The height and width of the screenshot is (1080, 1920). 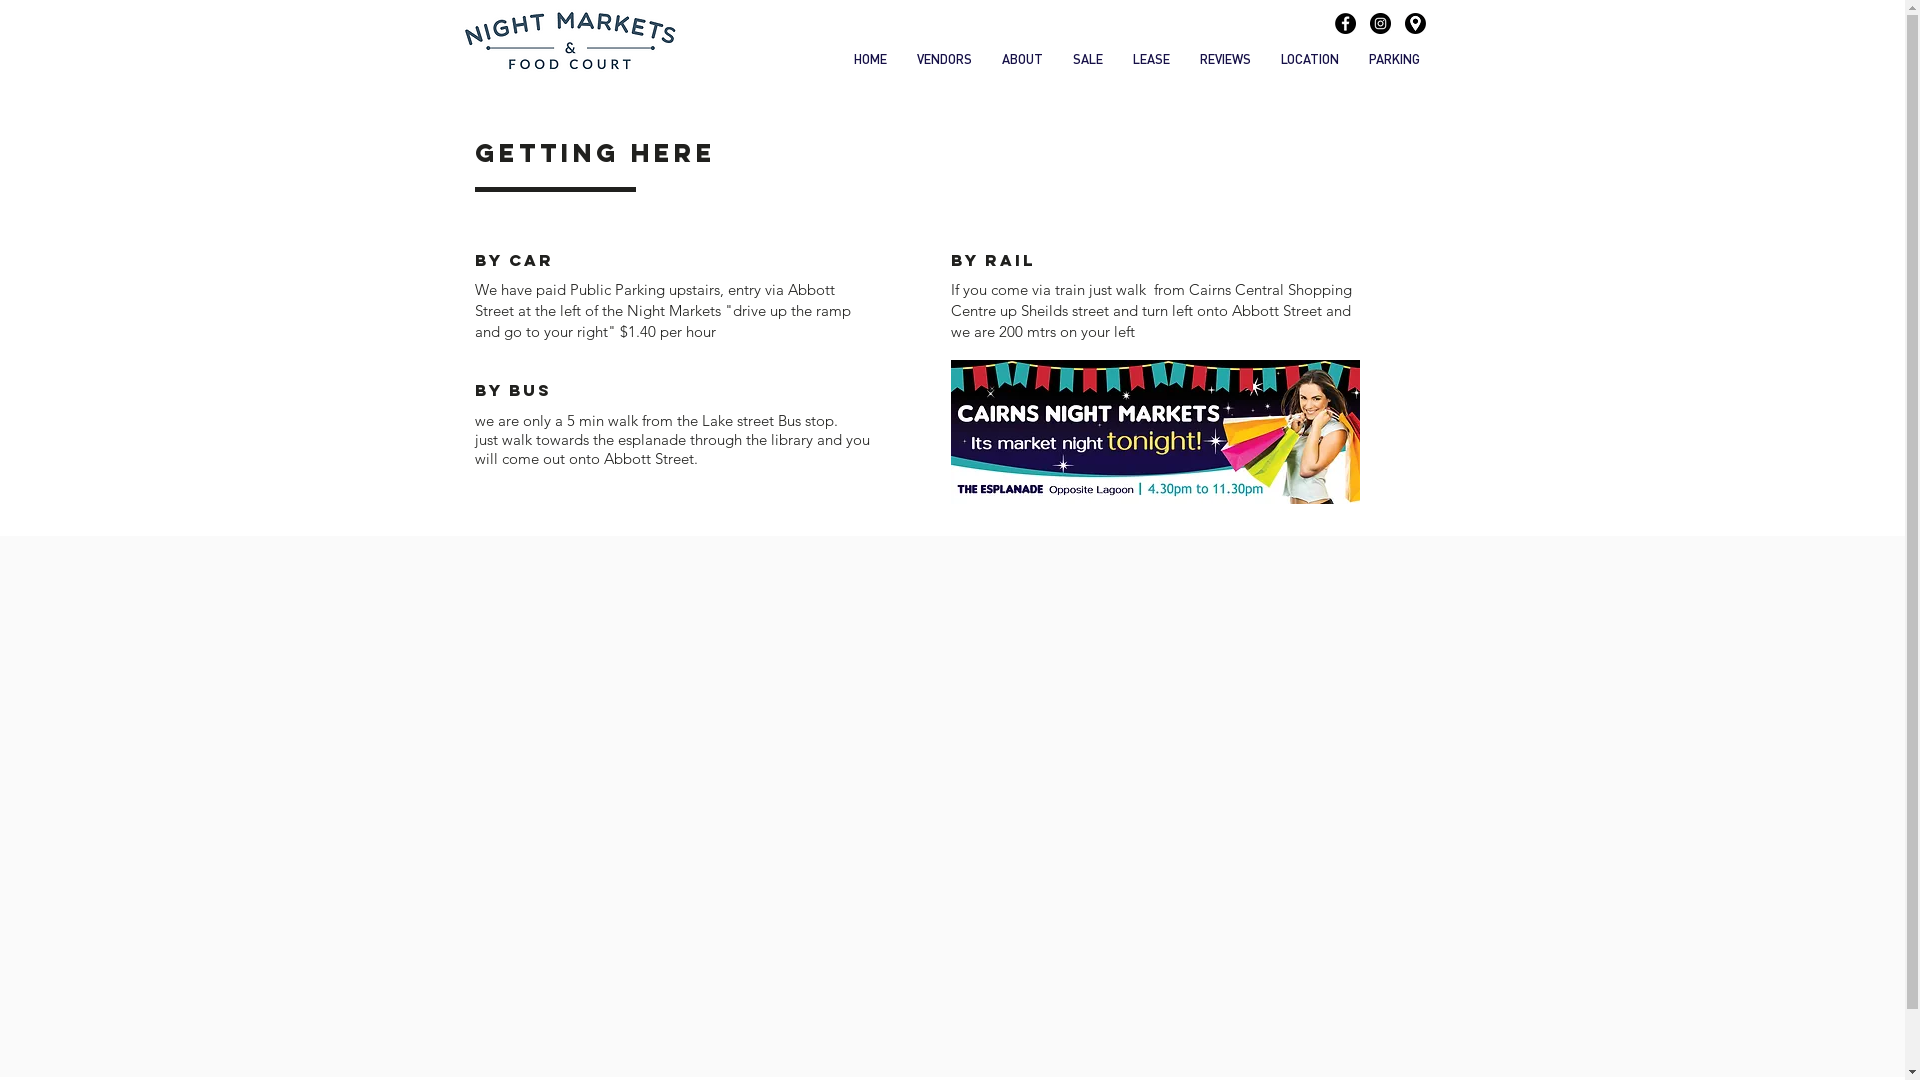 What do you see at coordinates (1223, 57) in the screenshot?
I see `'REVIEWS'` at bounding box center [1223, 57].